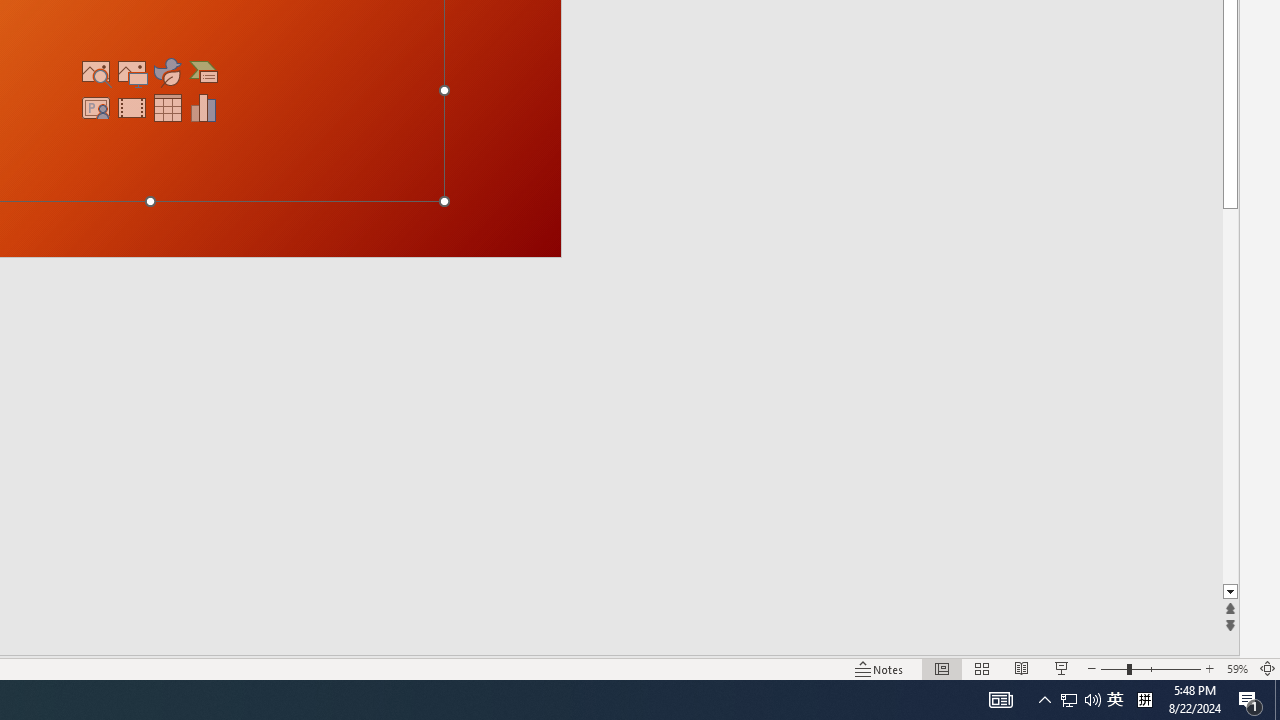 Image resolution: width=1280 pixels, height=720 pixels. Describe the element at coordinates (204, 108) in the screenshot. I see `'Insert Chart'` at that location.